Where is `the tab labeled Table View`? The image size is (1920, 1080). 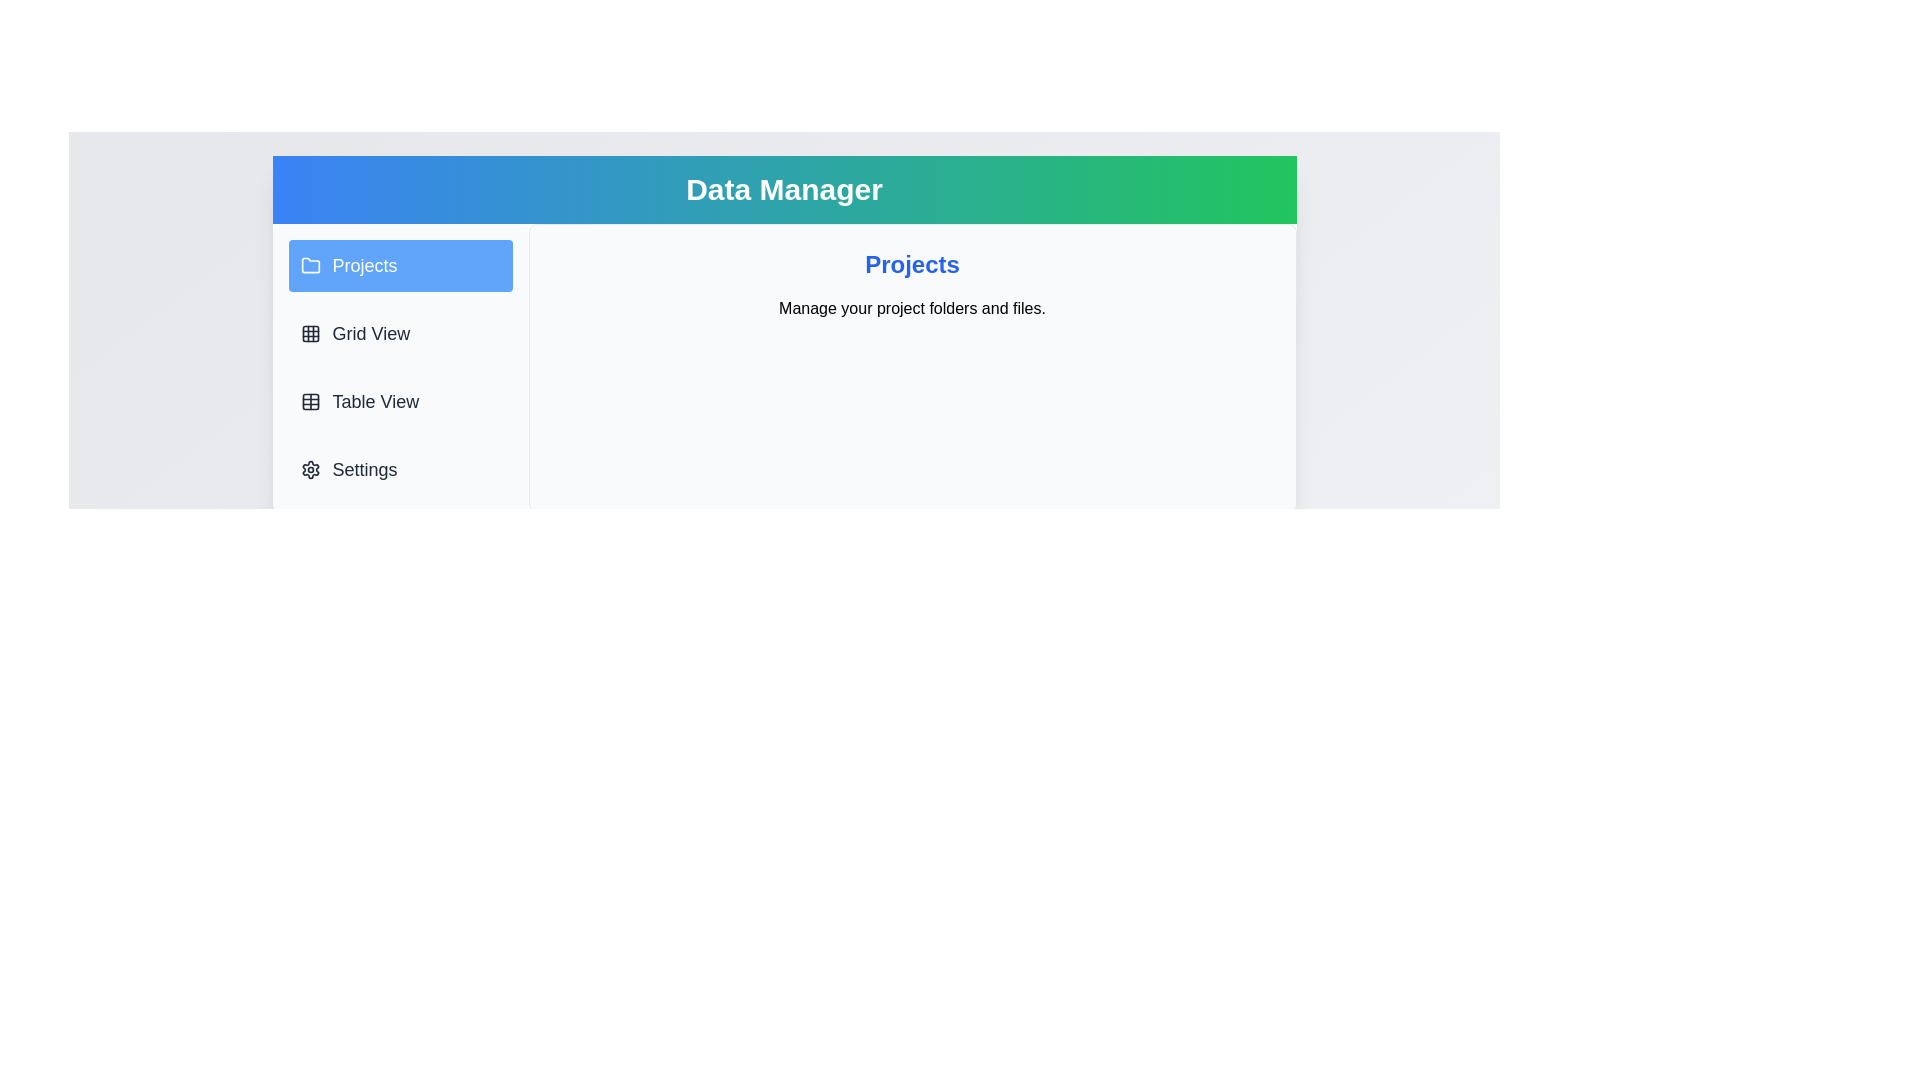
the tab labeled Table View is located at coordinates (400, 401).